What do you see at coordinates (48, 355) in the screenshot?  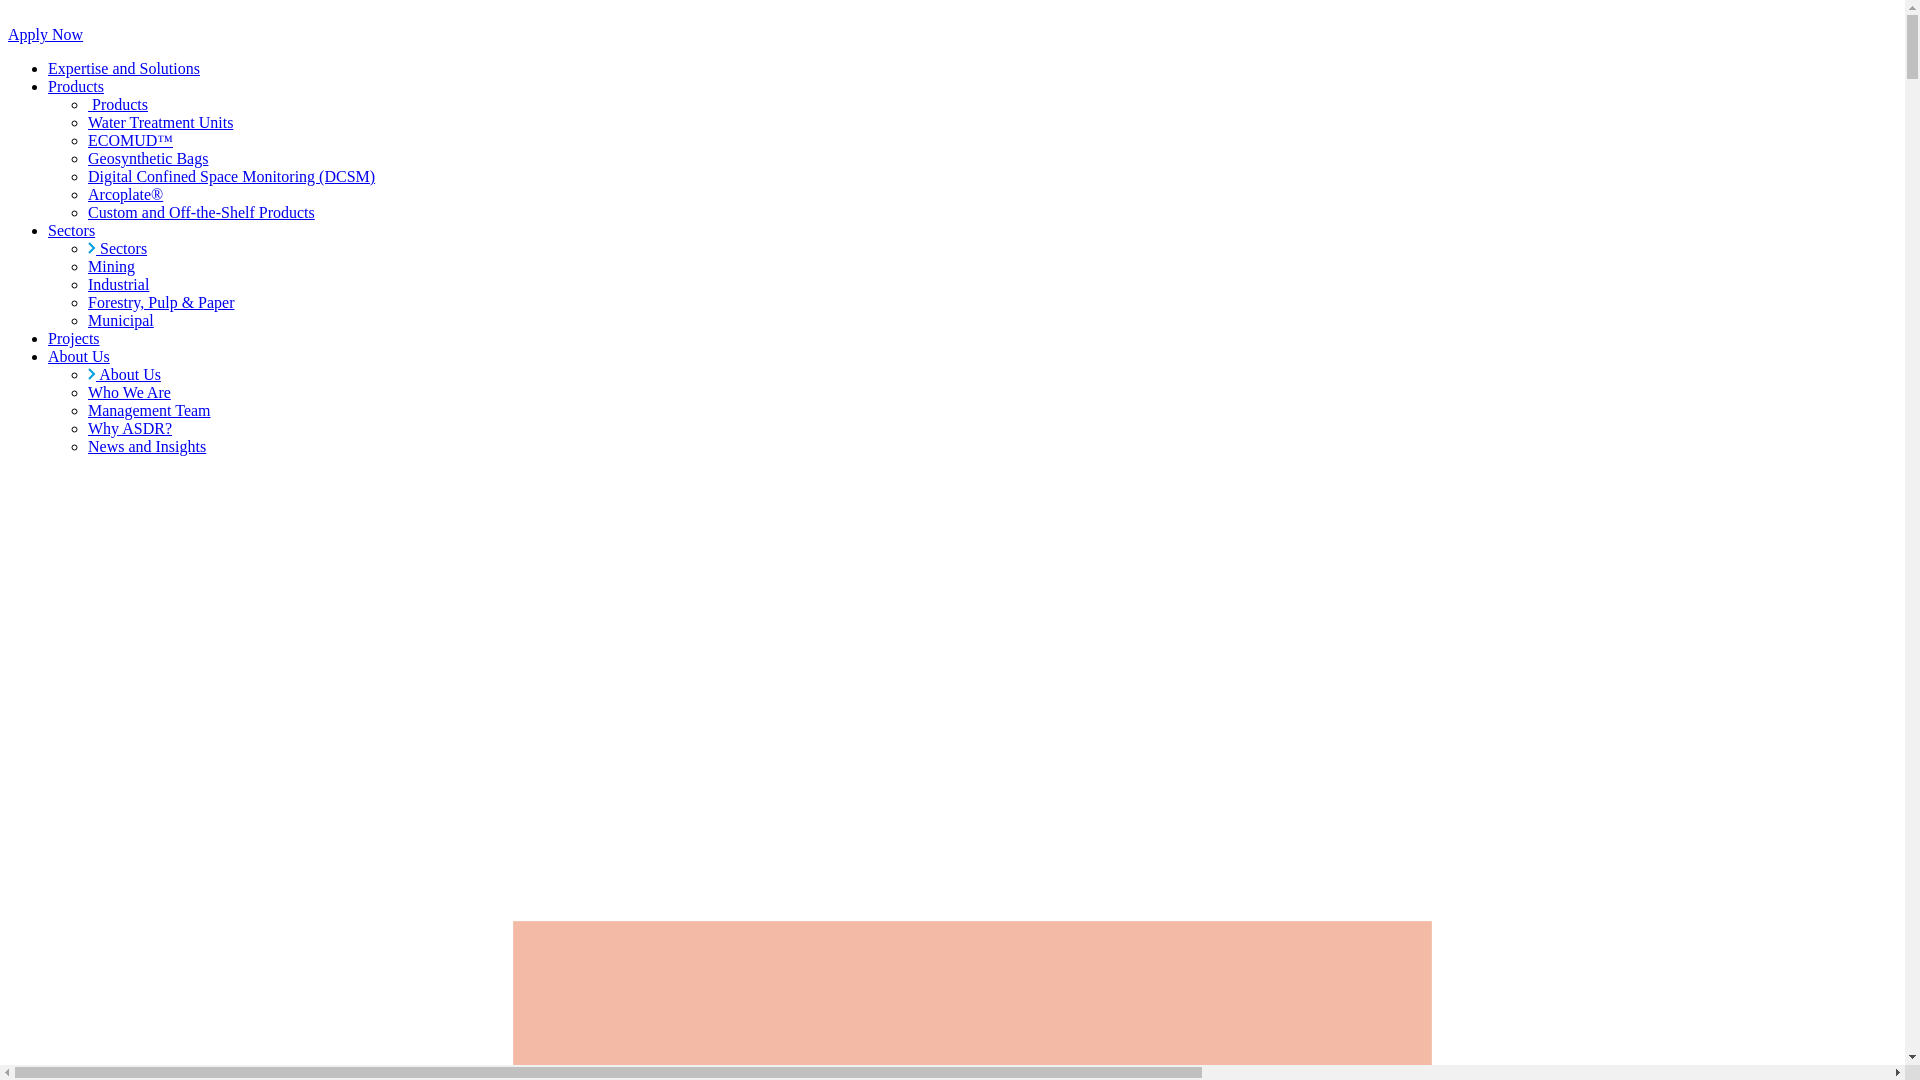 I see `'About Us'` at bounding box center [48, 355].